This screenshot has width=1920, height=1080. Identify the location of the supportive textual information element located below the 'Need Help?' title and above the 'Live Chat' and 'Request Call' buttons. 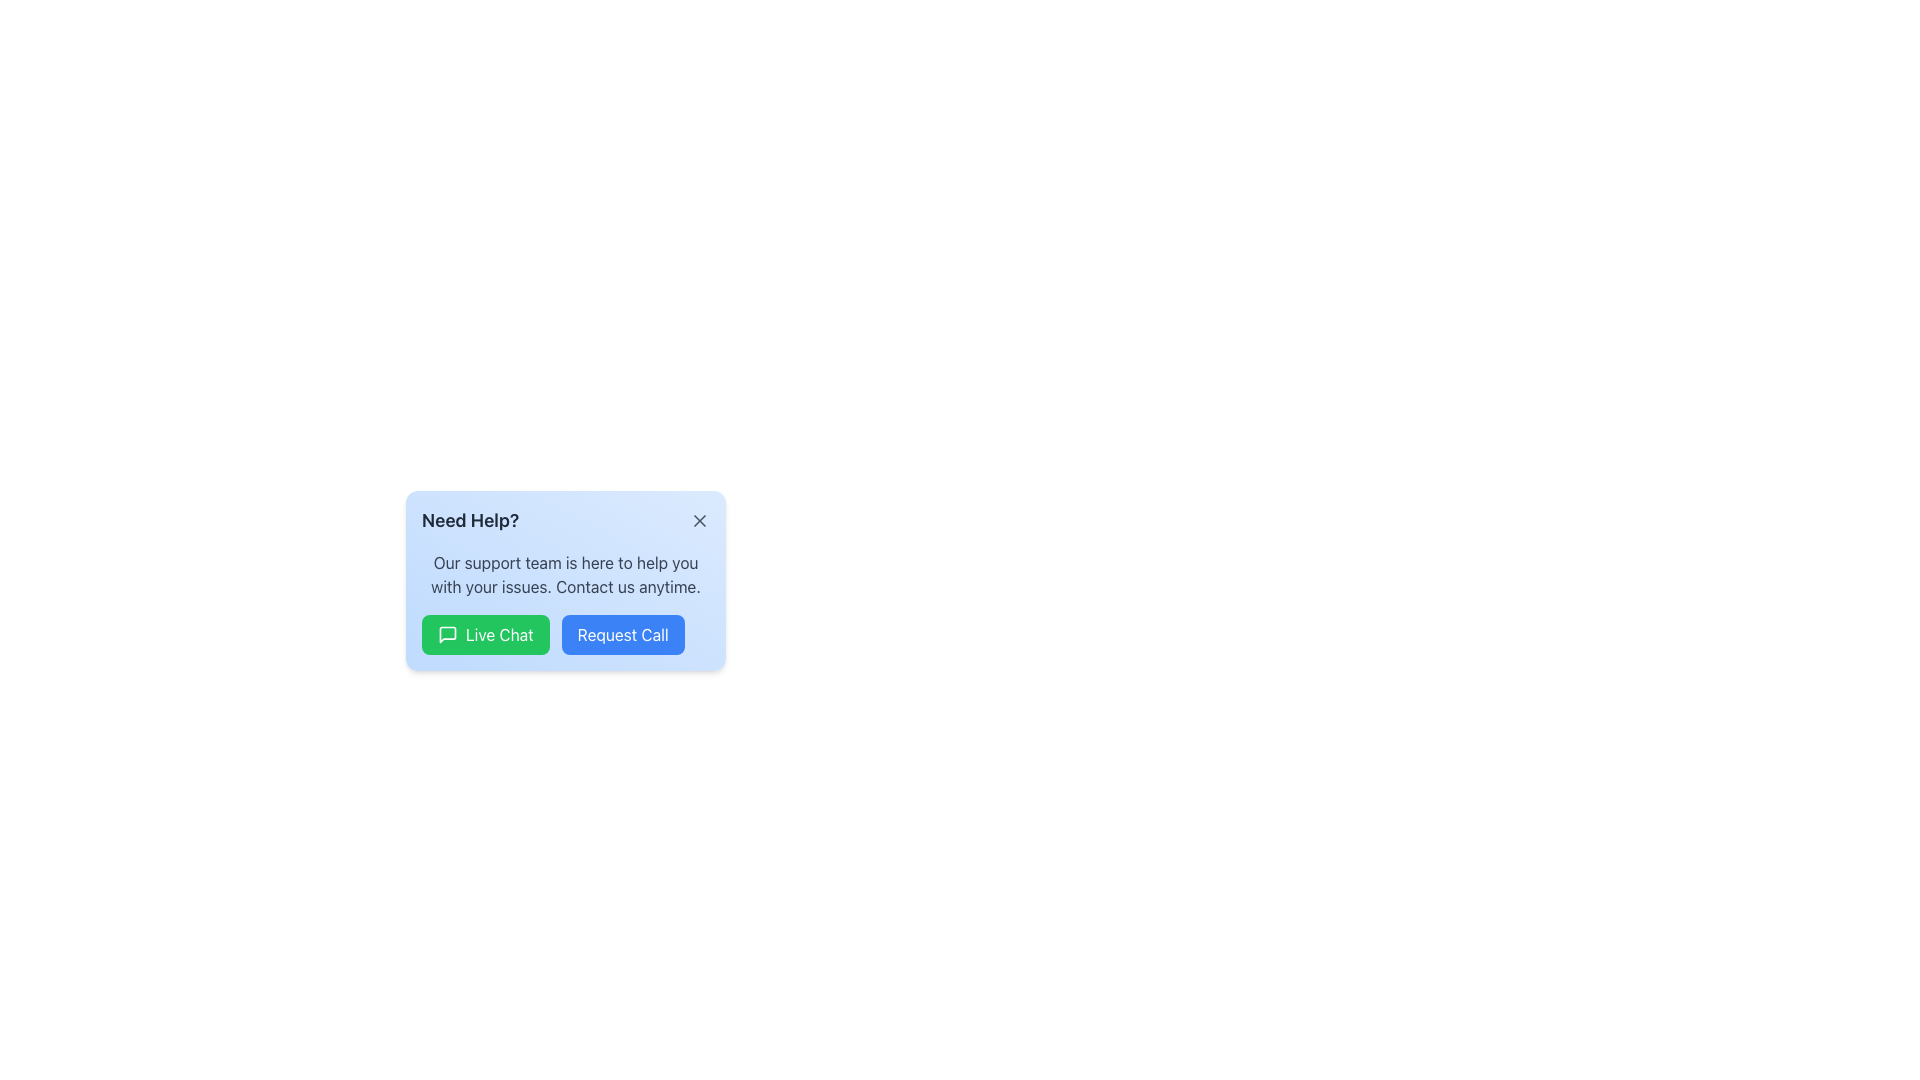
(565, 581).